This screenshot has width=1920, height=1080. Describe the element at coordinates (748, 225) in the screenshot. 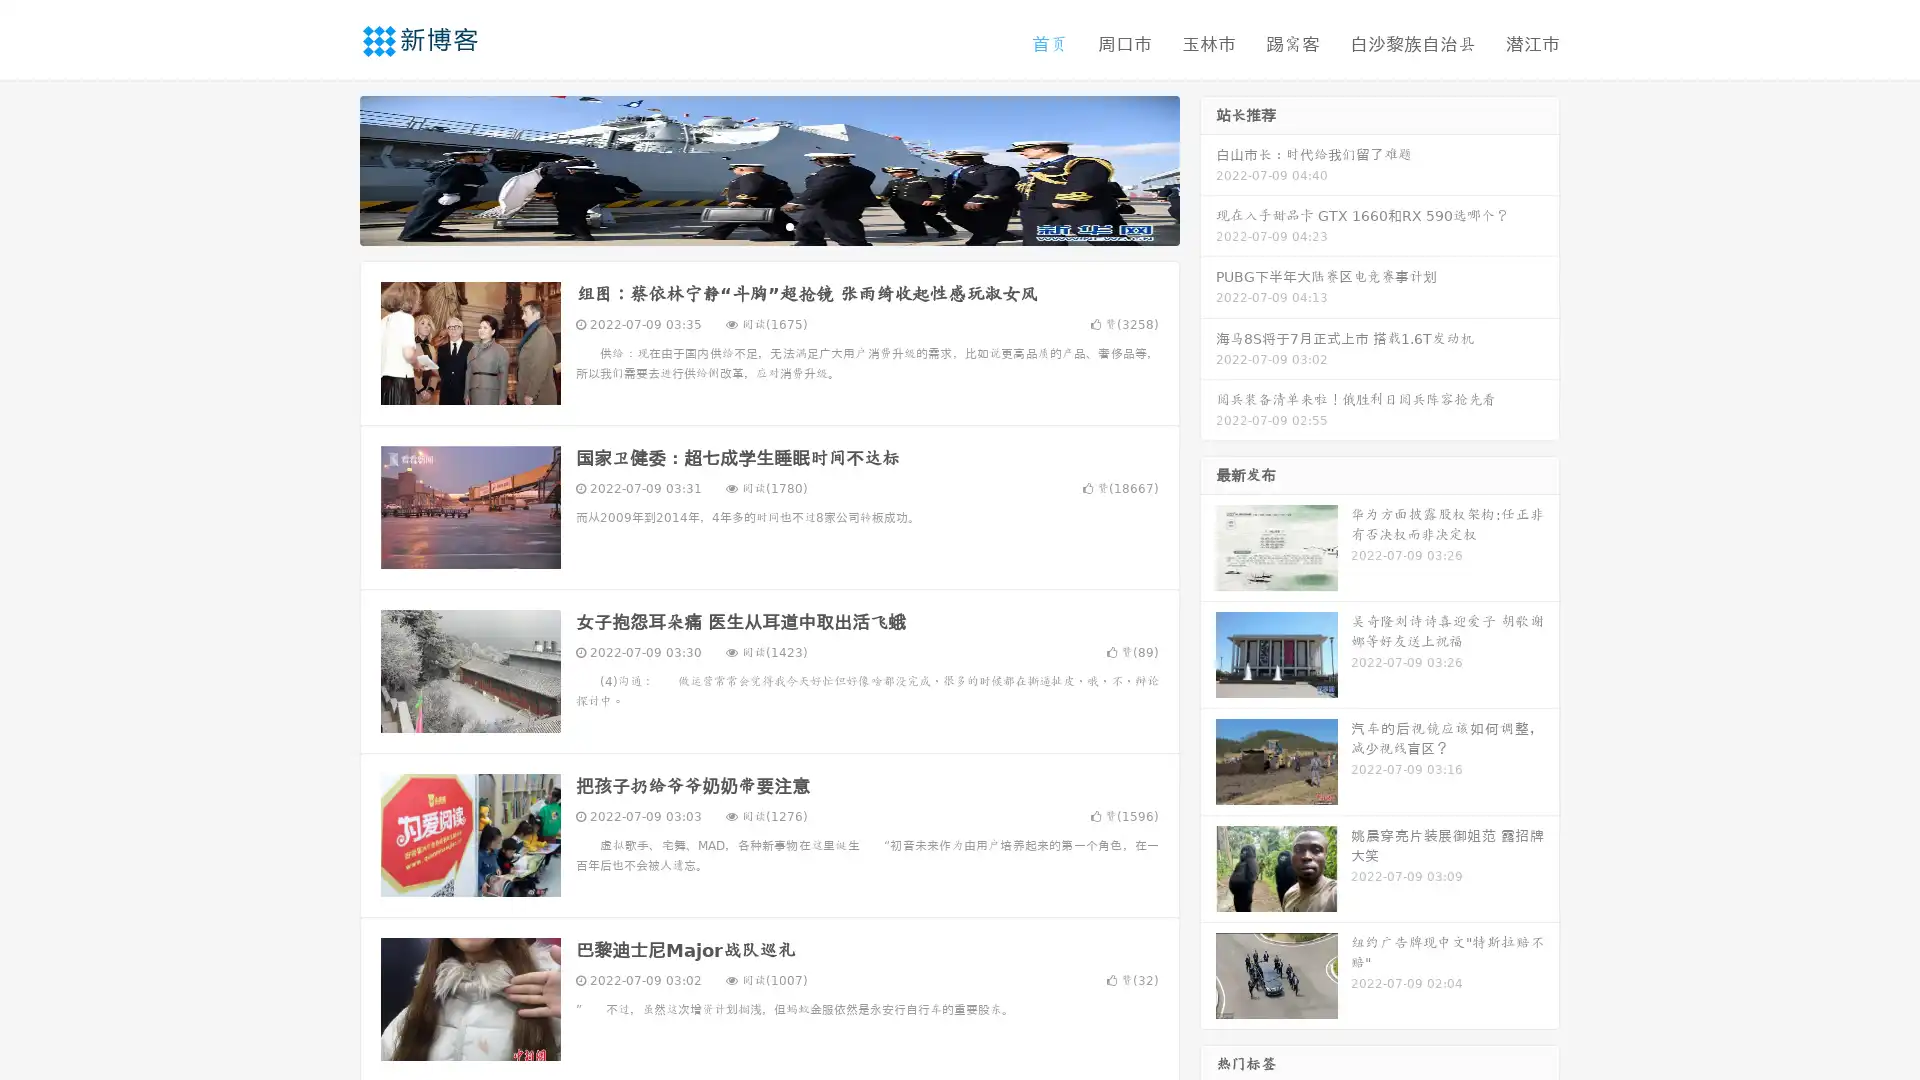

I see `Go to slide 1` at that location.